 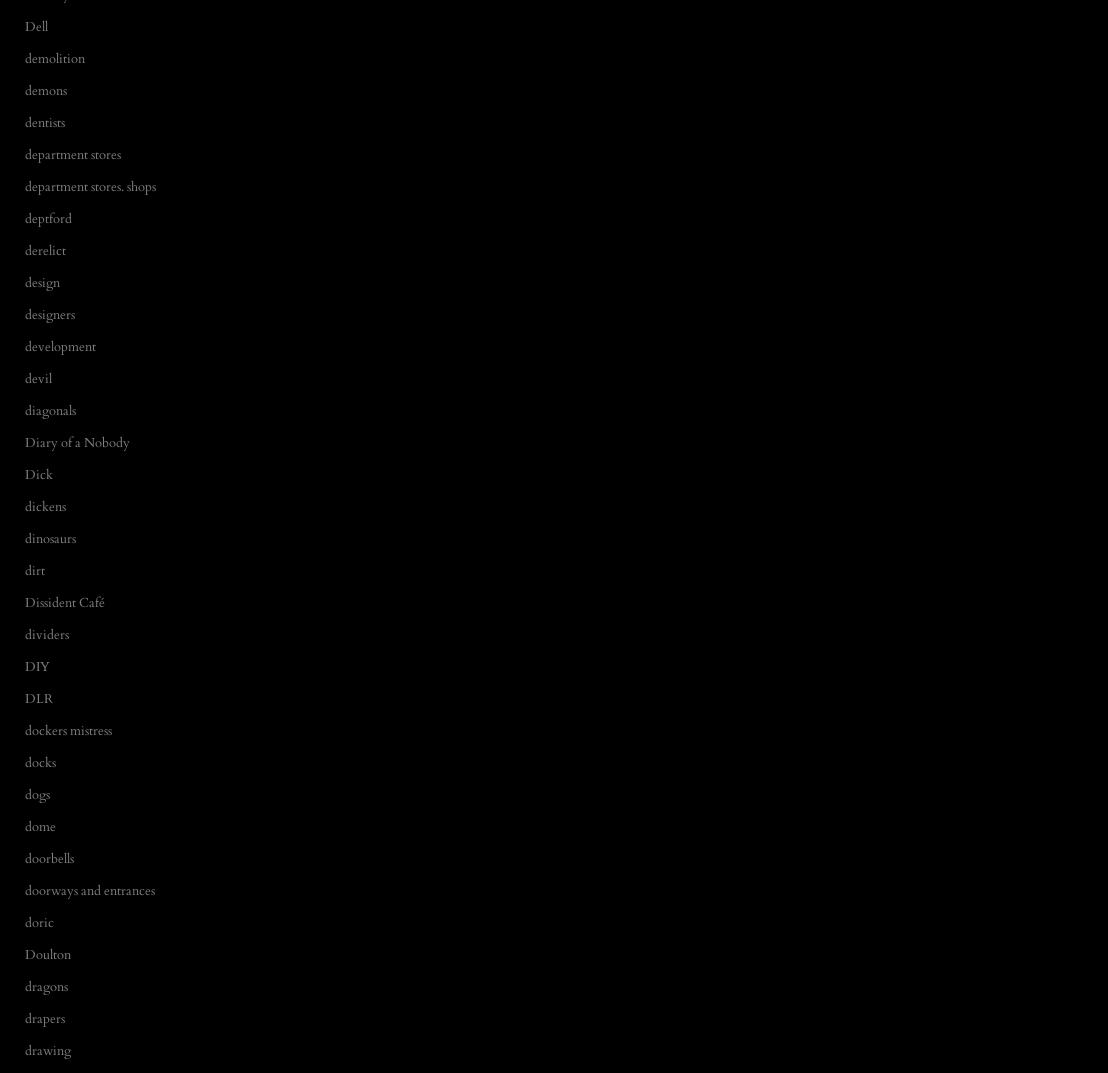 I want to click on 'devil', so click(x=38, y=377).